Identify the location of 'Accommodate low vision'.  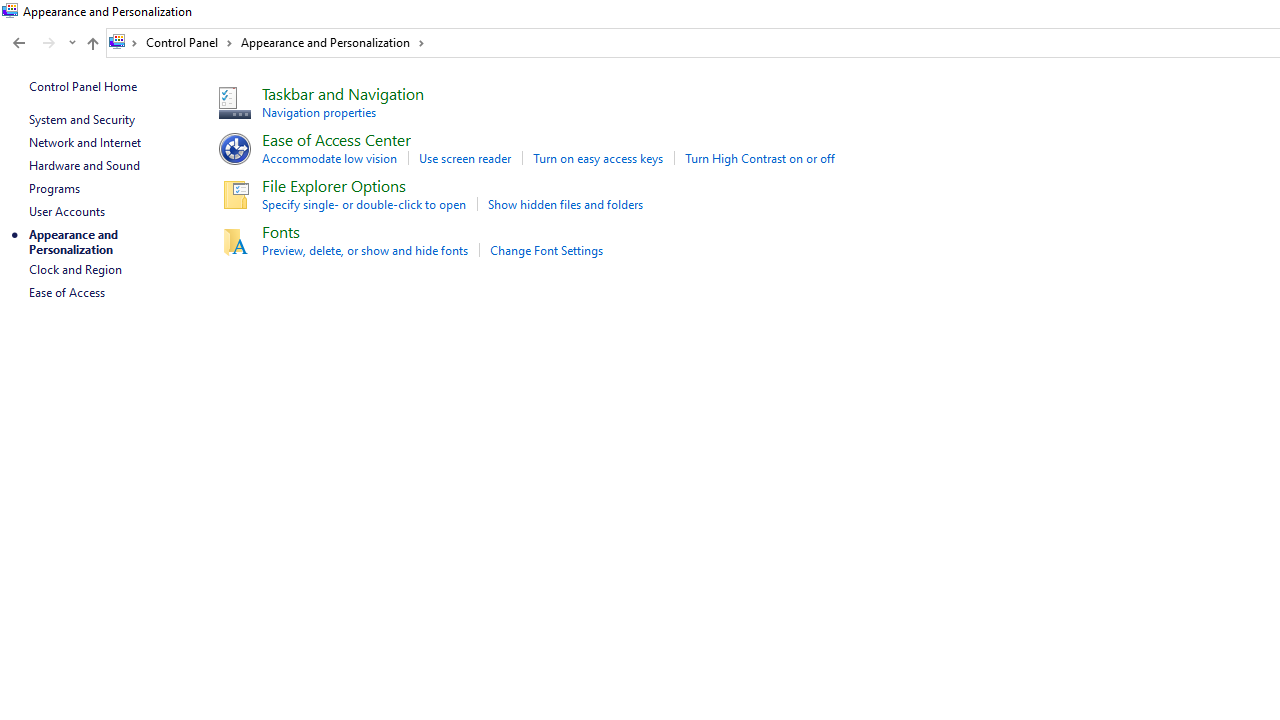
(329, 157).